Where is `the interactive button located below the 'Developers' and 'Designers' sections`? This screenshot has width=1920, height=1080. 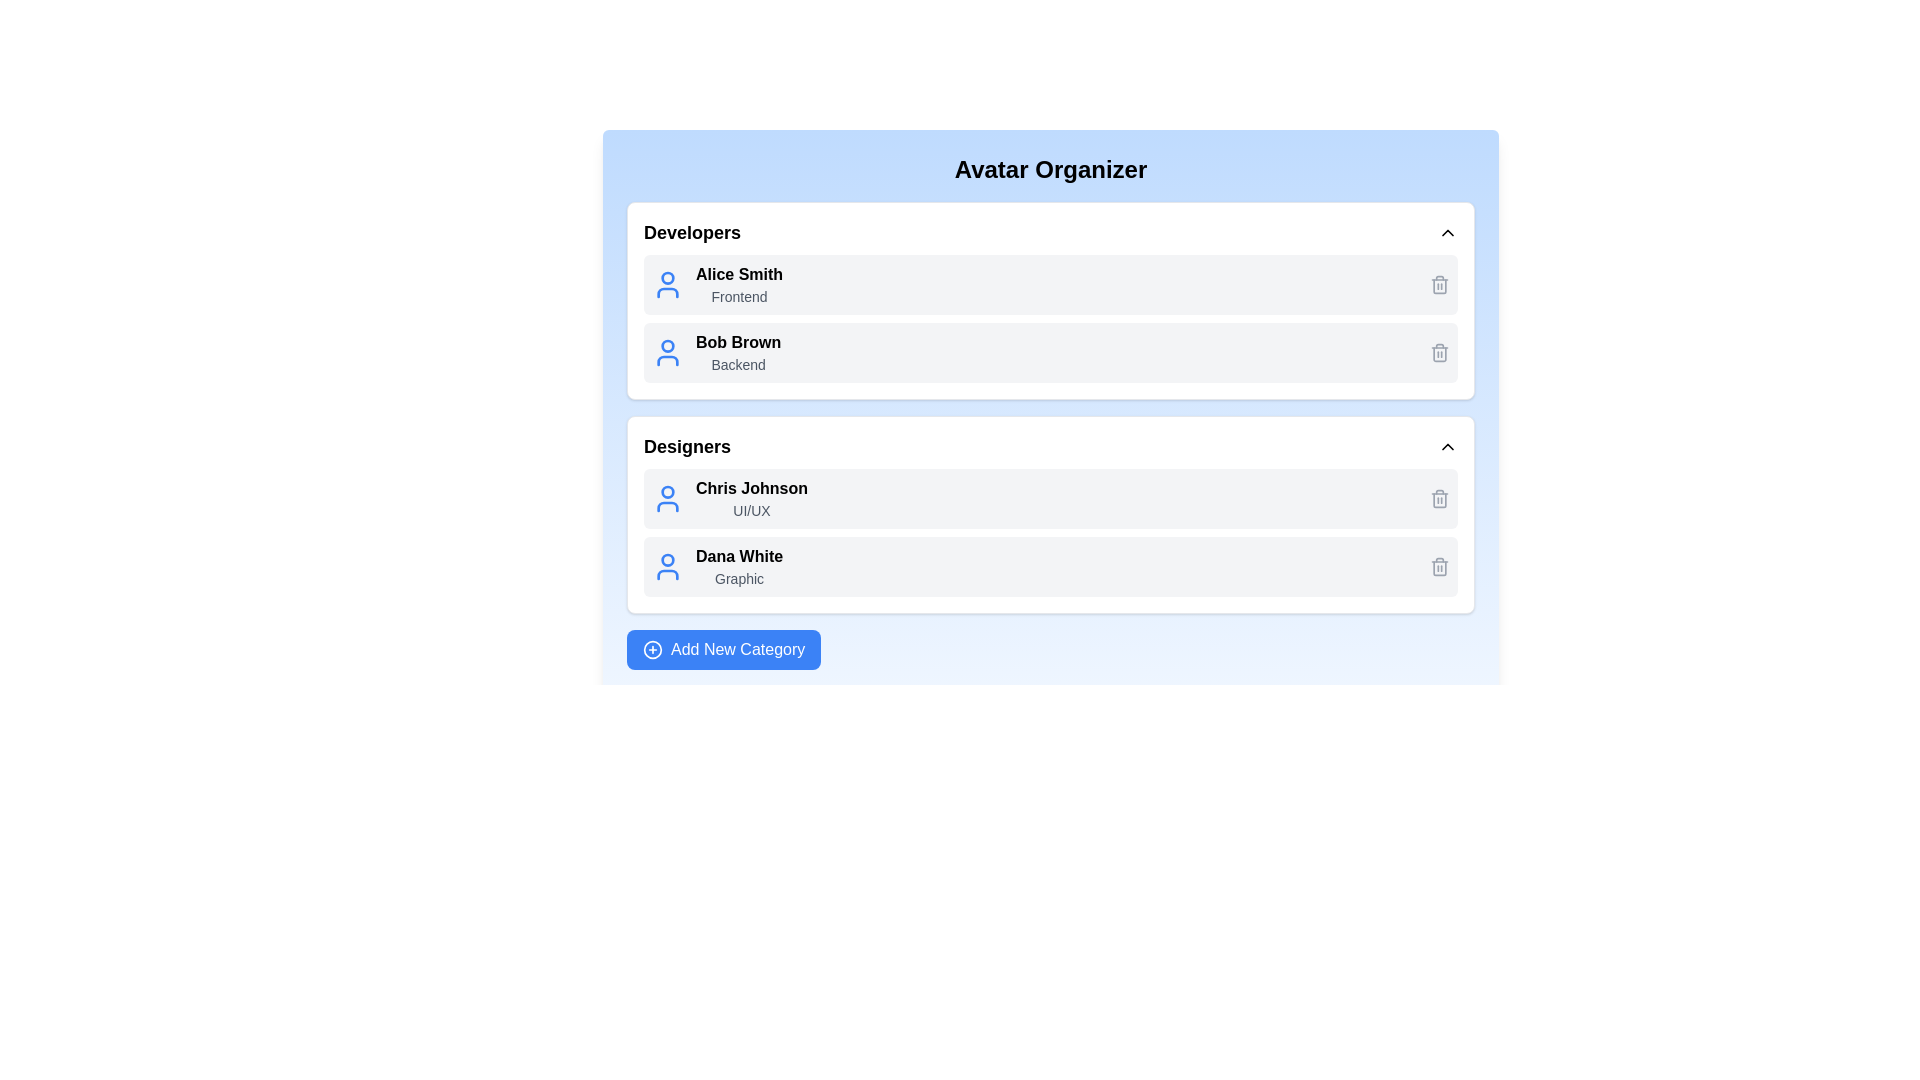
the interactive button located below the 'Developers' and 'Designers' sections is located at coordinates (723, 650).